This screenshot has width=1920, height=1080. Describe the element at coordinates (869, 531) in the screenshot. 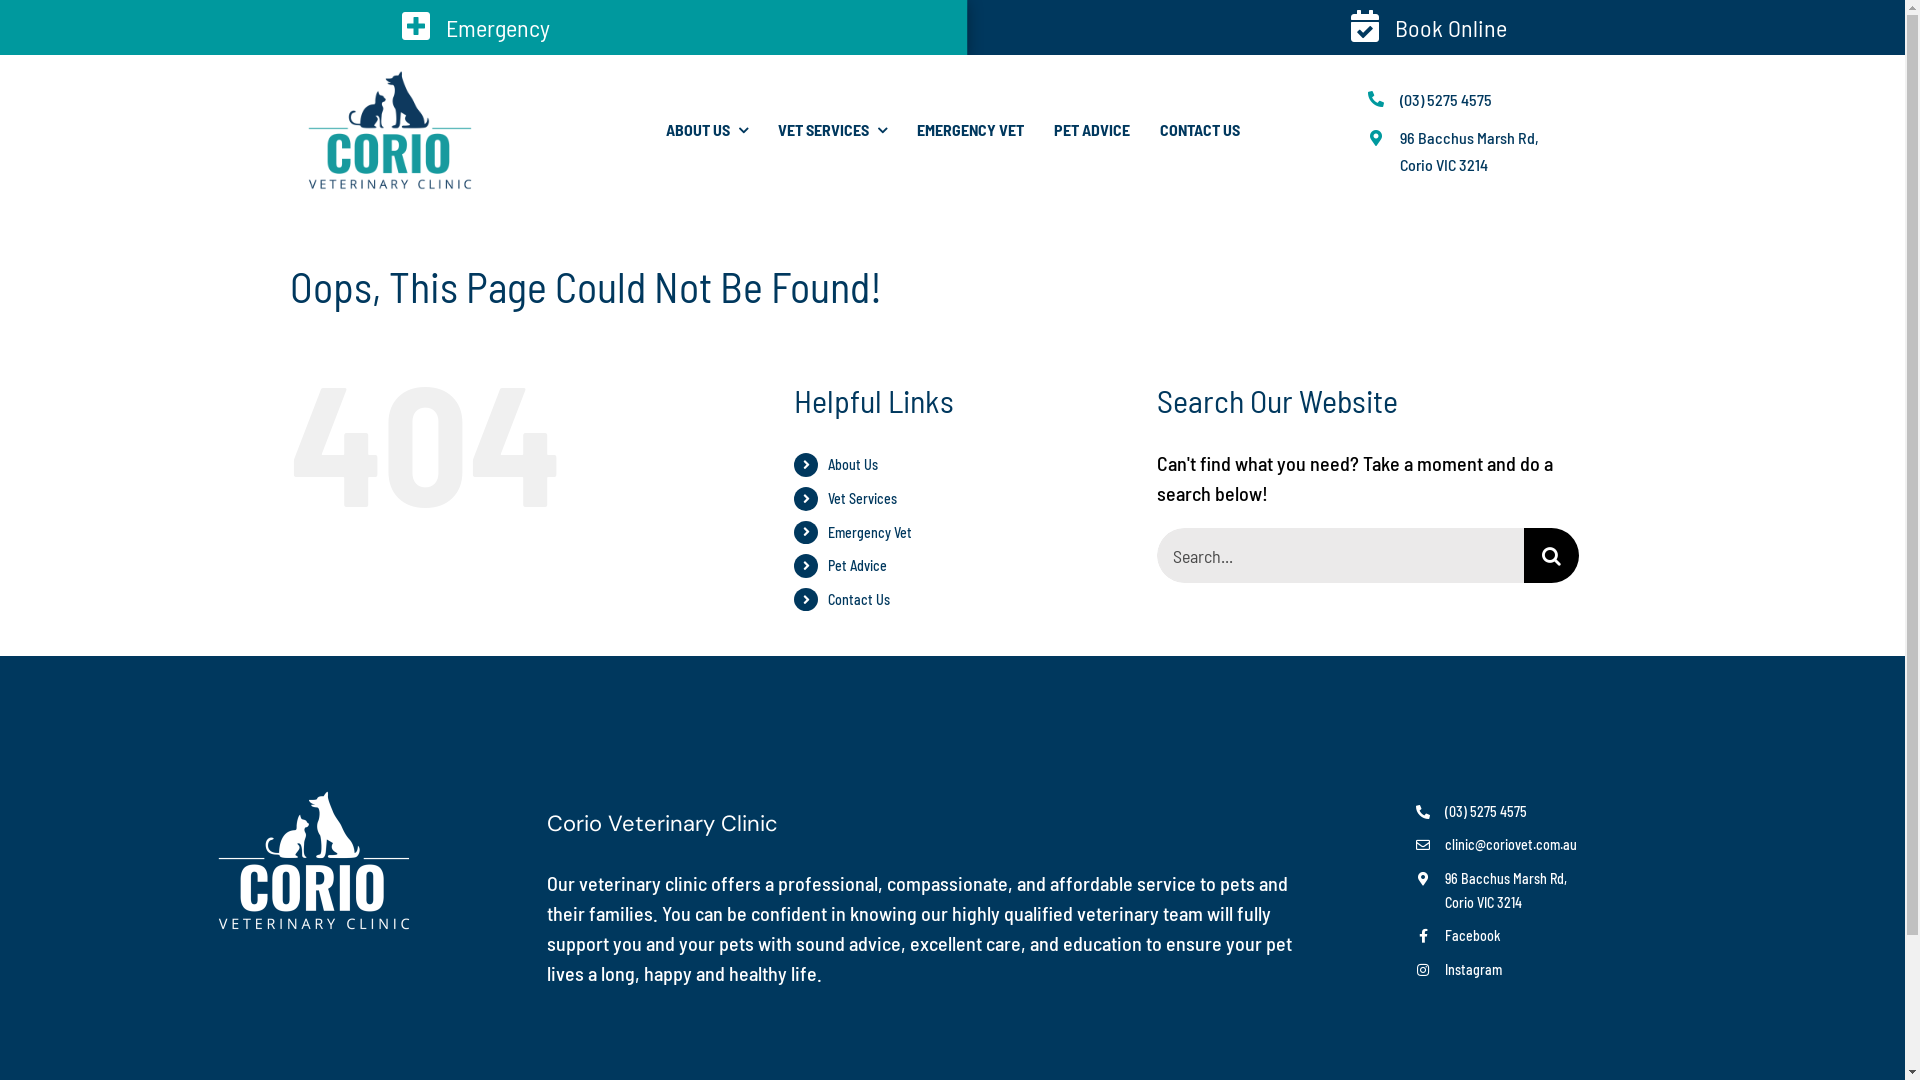

I see `'Emergency Vet'` at that location.